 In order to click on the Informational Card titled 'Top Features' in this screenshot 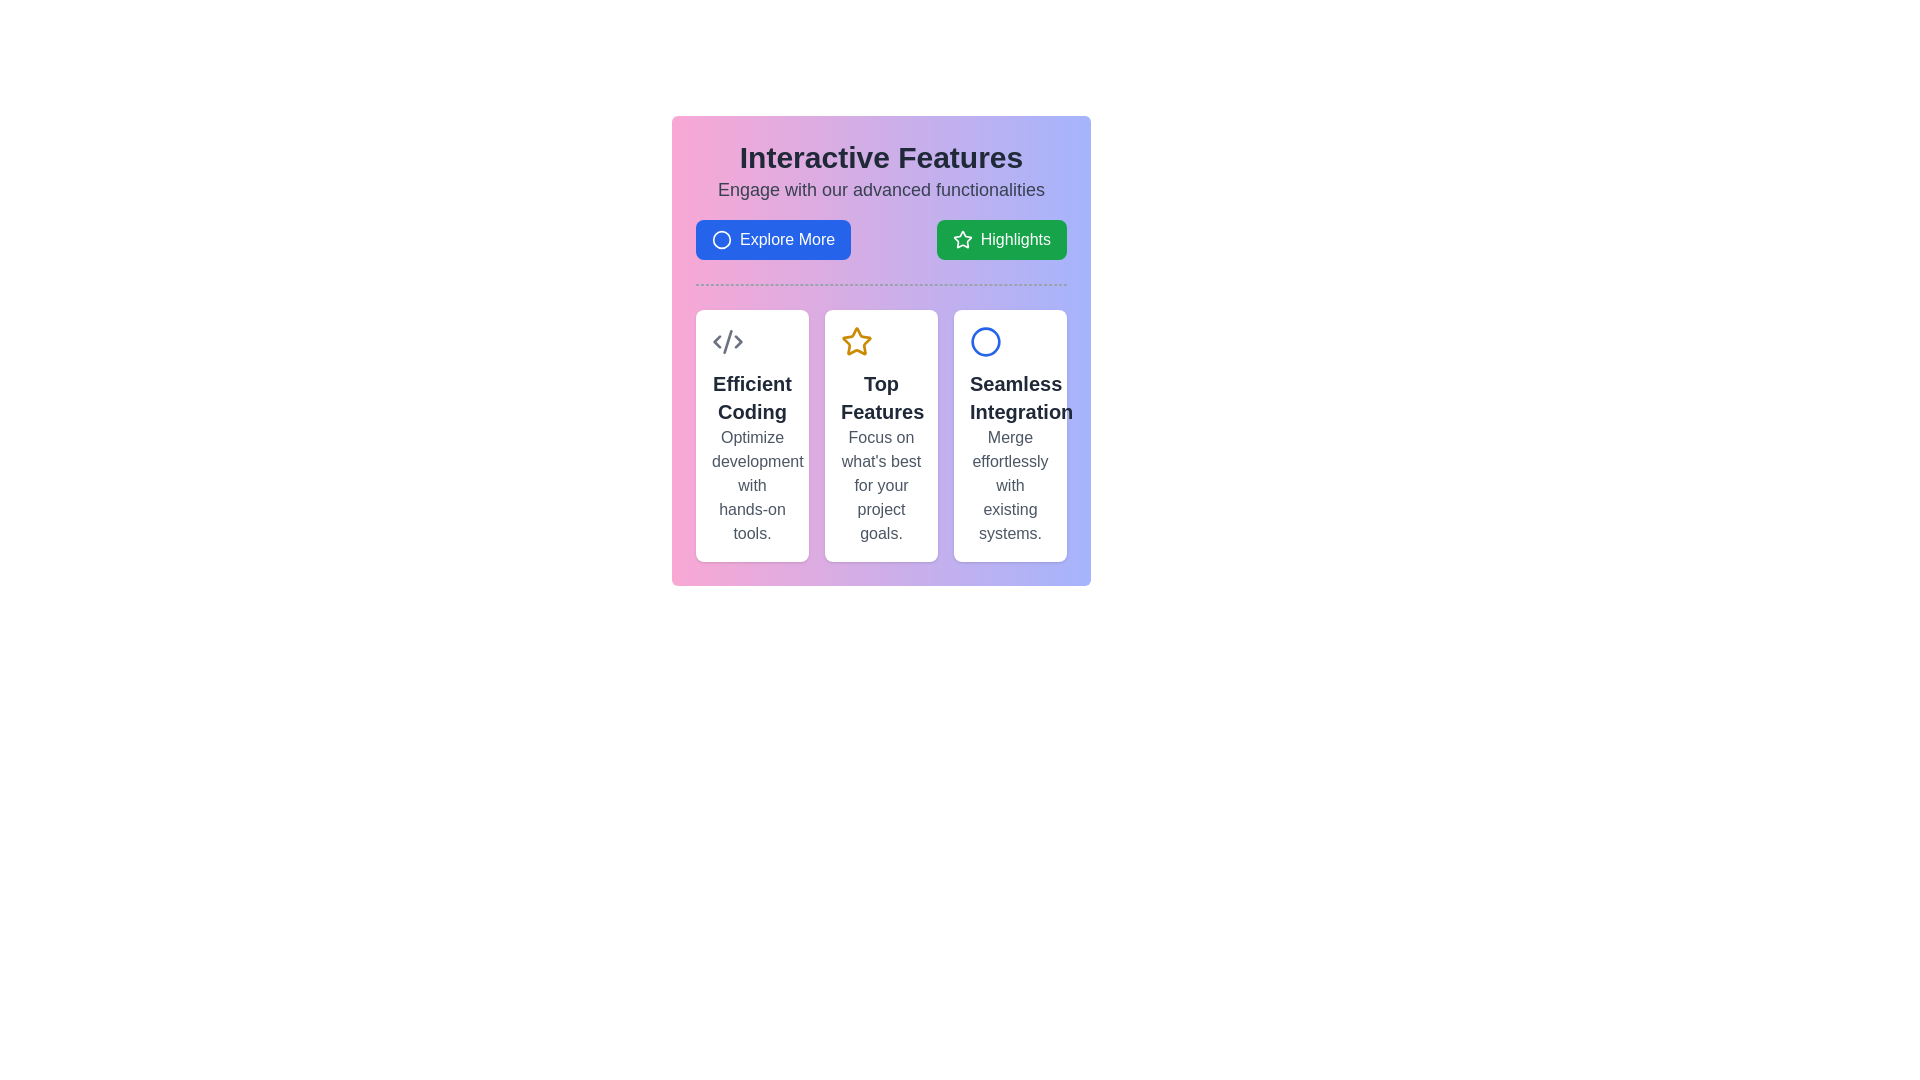, I will do `click(880, 434)`.